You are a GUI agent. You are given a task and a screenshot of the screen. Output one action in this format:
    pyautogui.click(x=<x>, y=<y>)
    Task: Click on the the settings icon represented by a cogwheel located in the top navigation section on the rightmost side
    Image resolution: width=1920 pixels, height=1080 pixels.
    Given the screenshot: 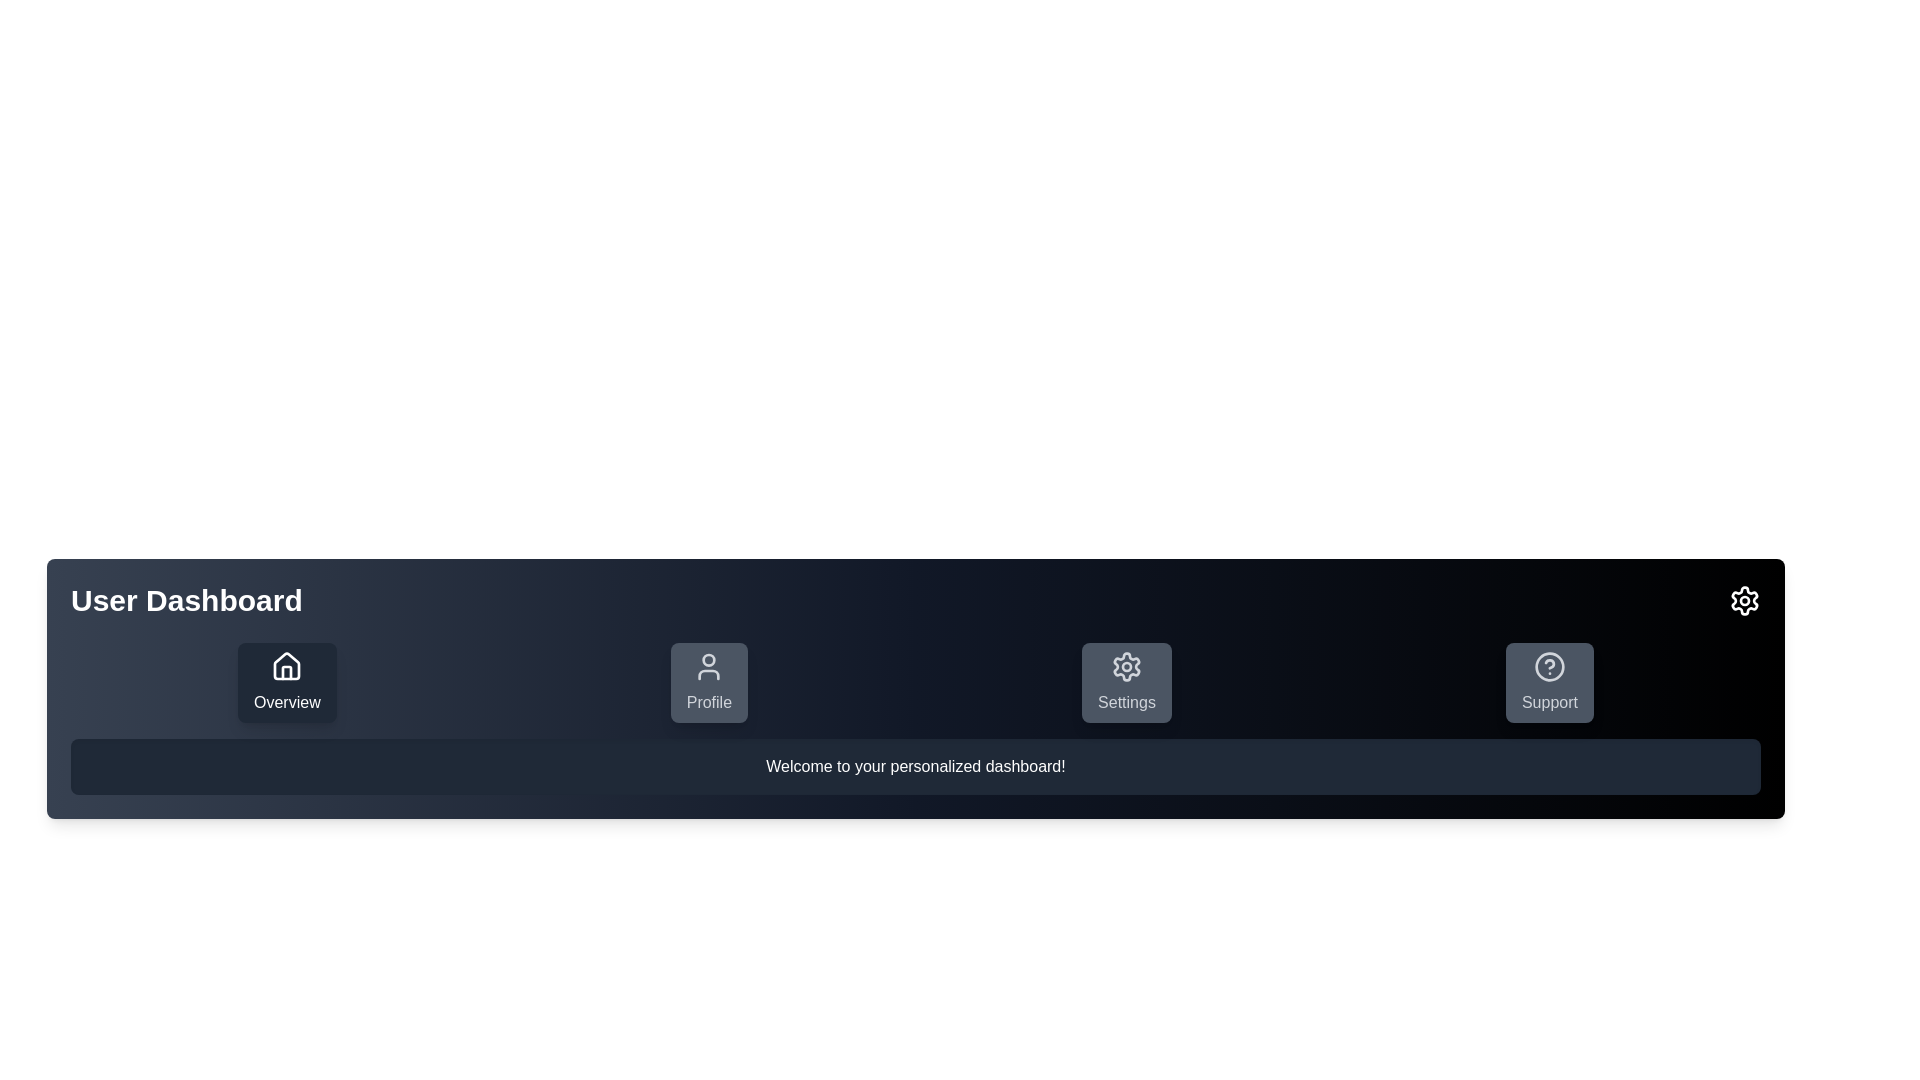 What is the action you would take?
    pyautogui.click(x=1744, y=600)
    